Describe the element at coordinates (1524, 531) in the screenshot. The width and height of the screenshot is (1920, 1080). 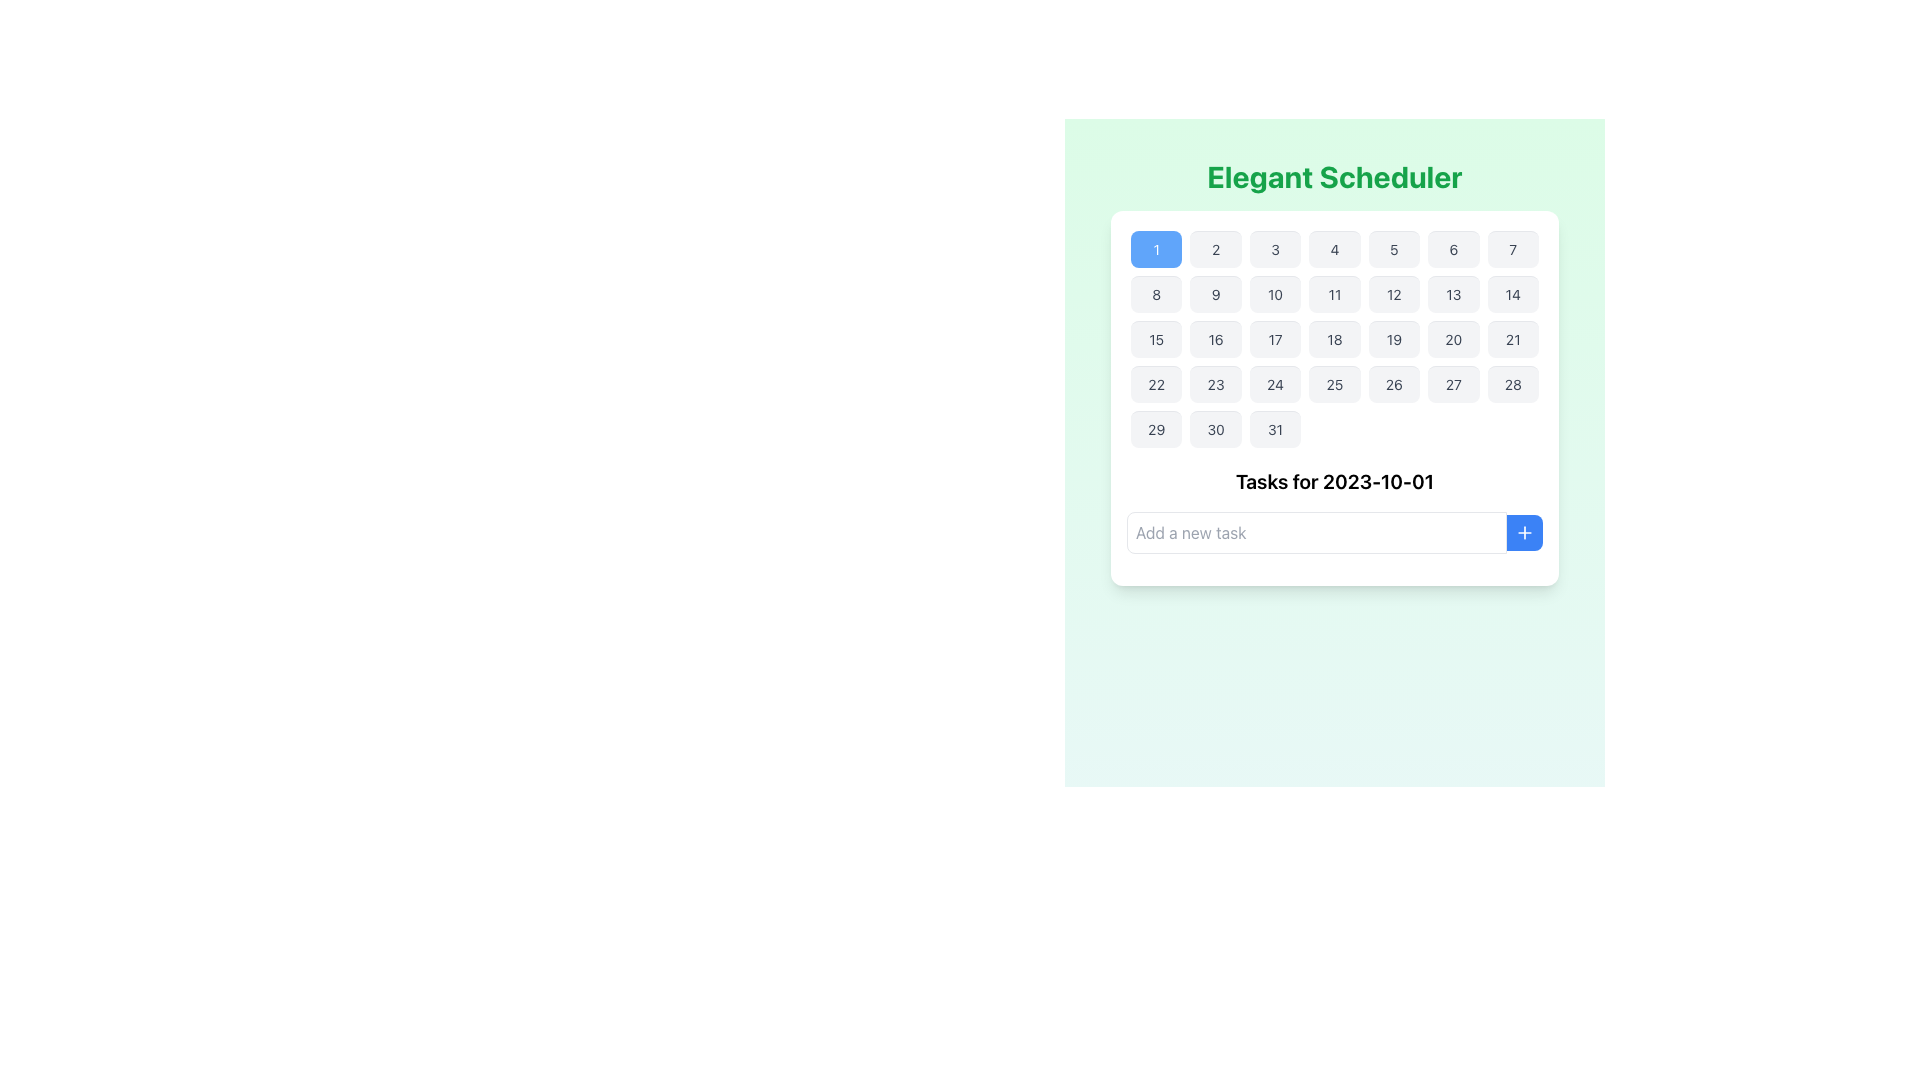
I see `the button located at the far right of the horizontal task input bar` at that location.